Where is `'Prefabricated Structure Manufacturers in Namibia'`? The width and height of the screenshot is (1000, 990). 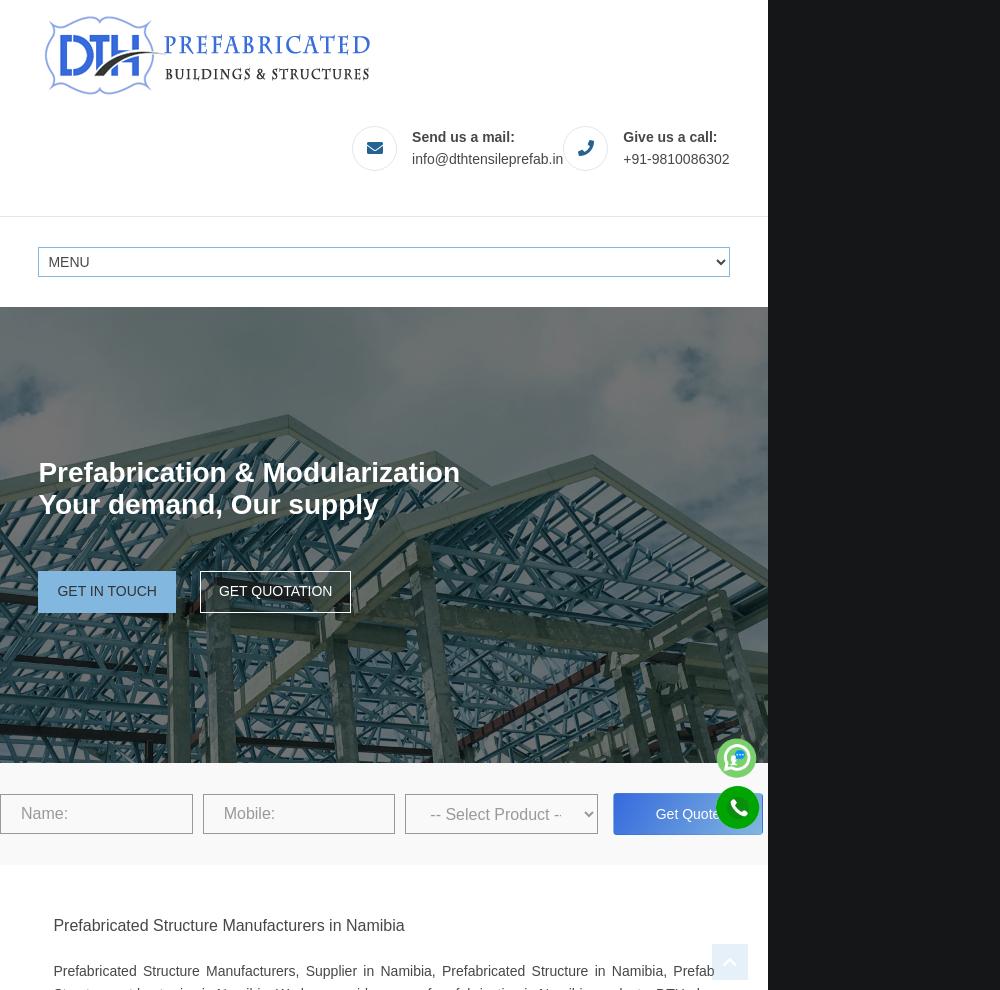
'Prefabricated Structure Manufacturers in Namibia' is located at coordinates (53, 924).